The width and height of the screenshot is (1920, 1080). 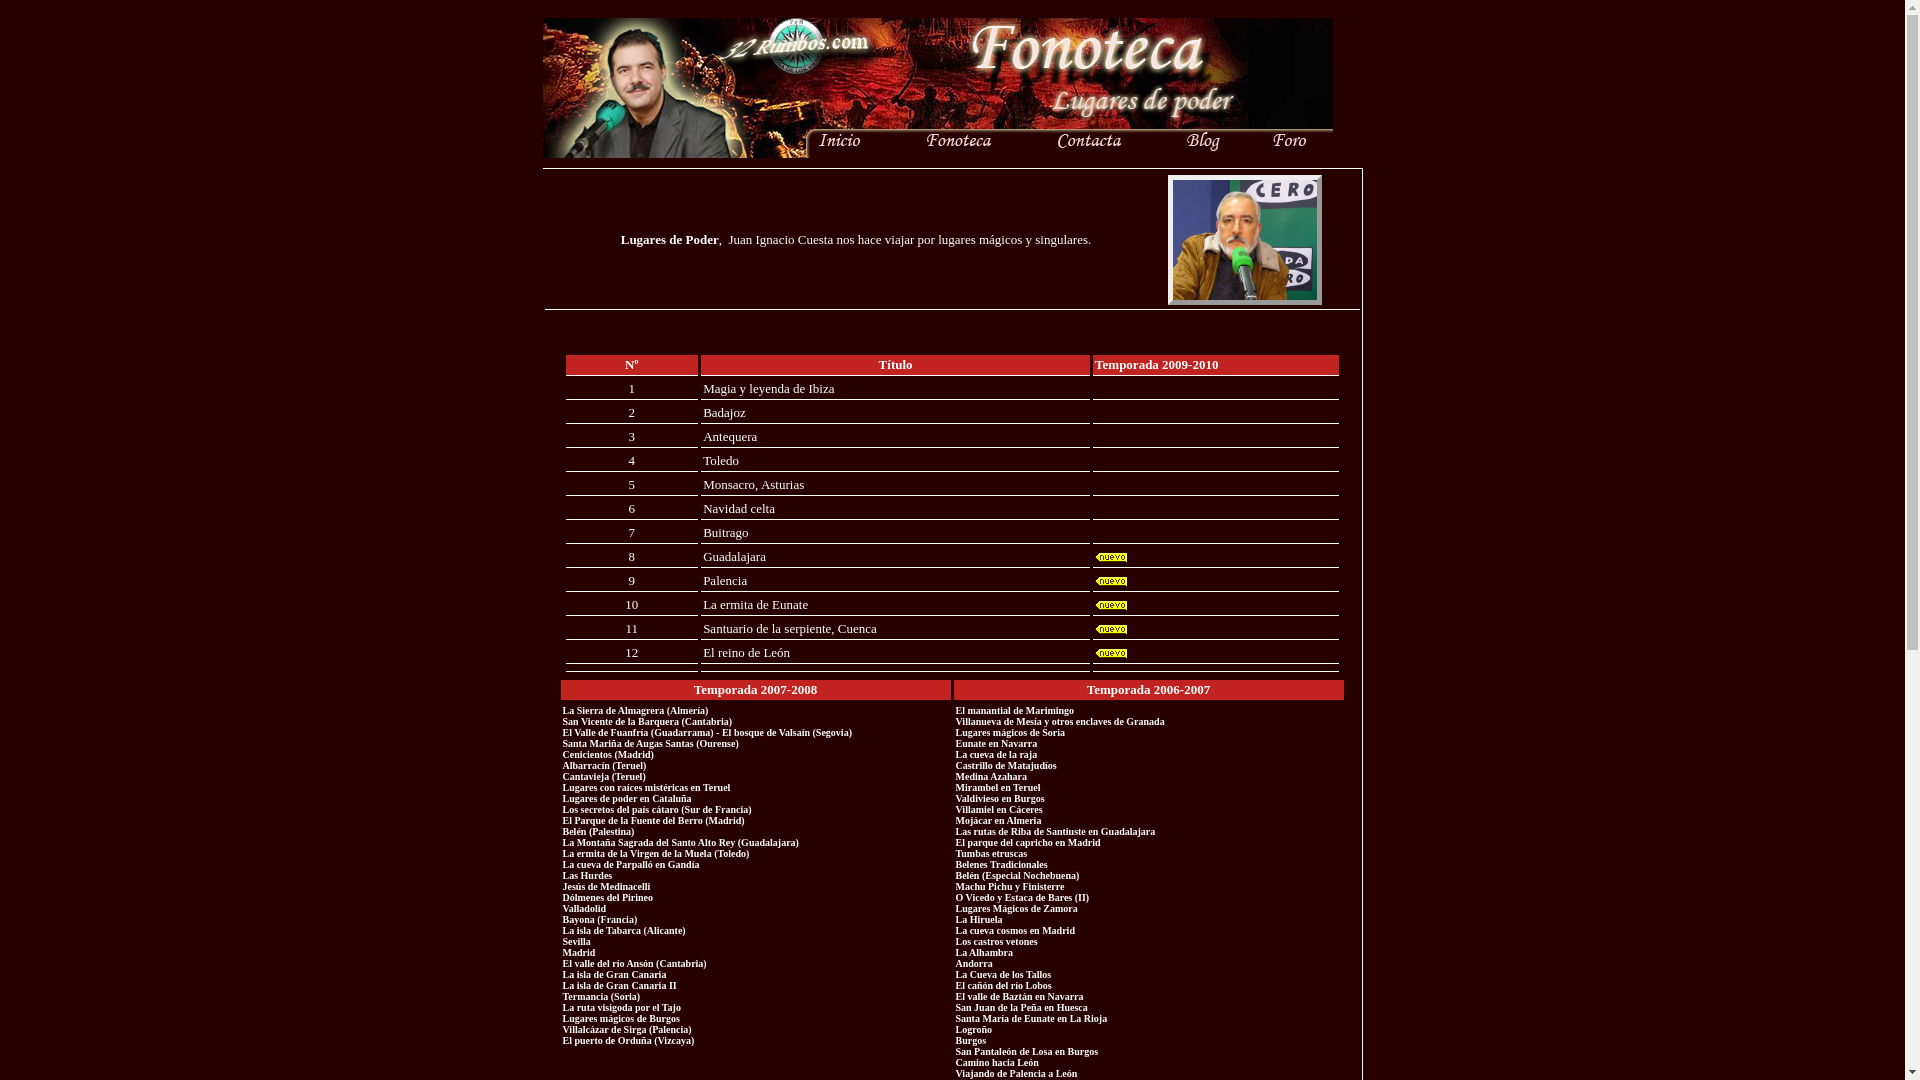 I want to click on 'Machu Pichu y Finisterre      ', so click(x=954, y=885).